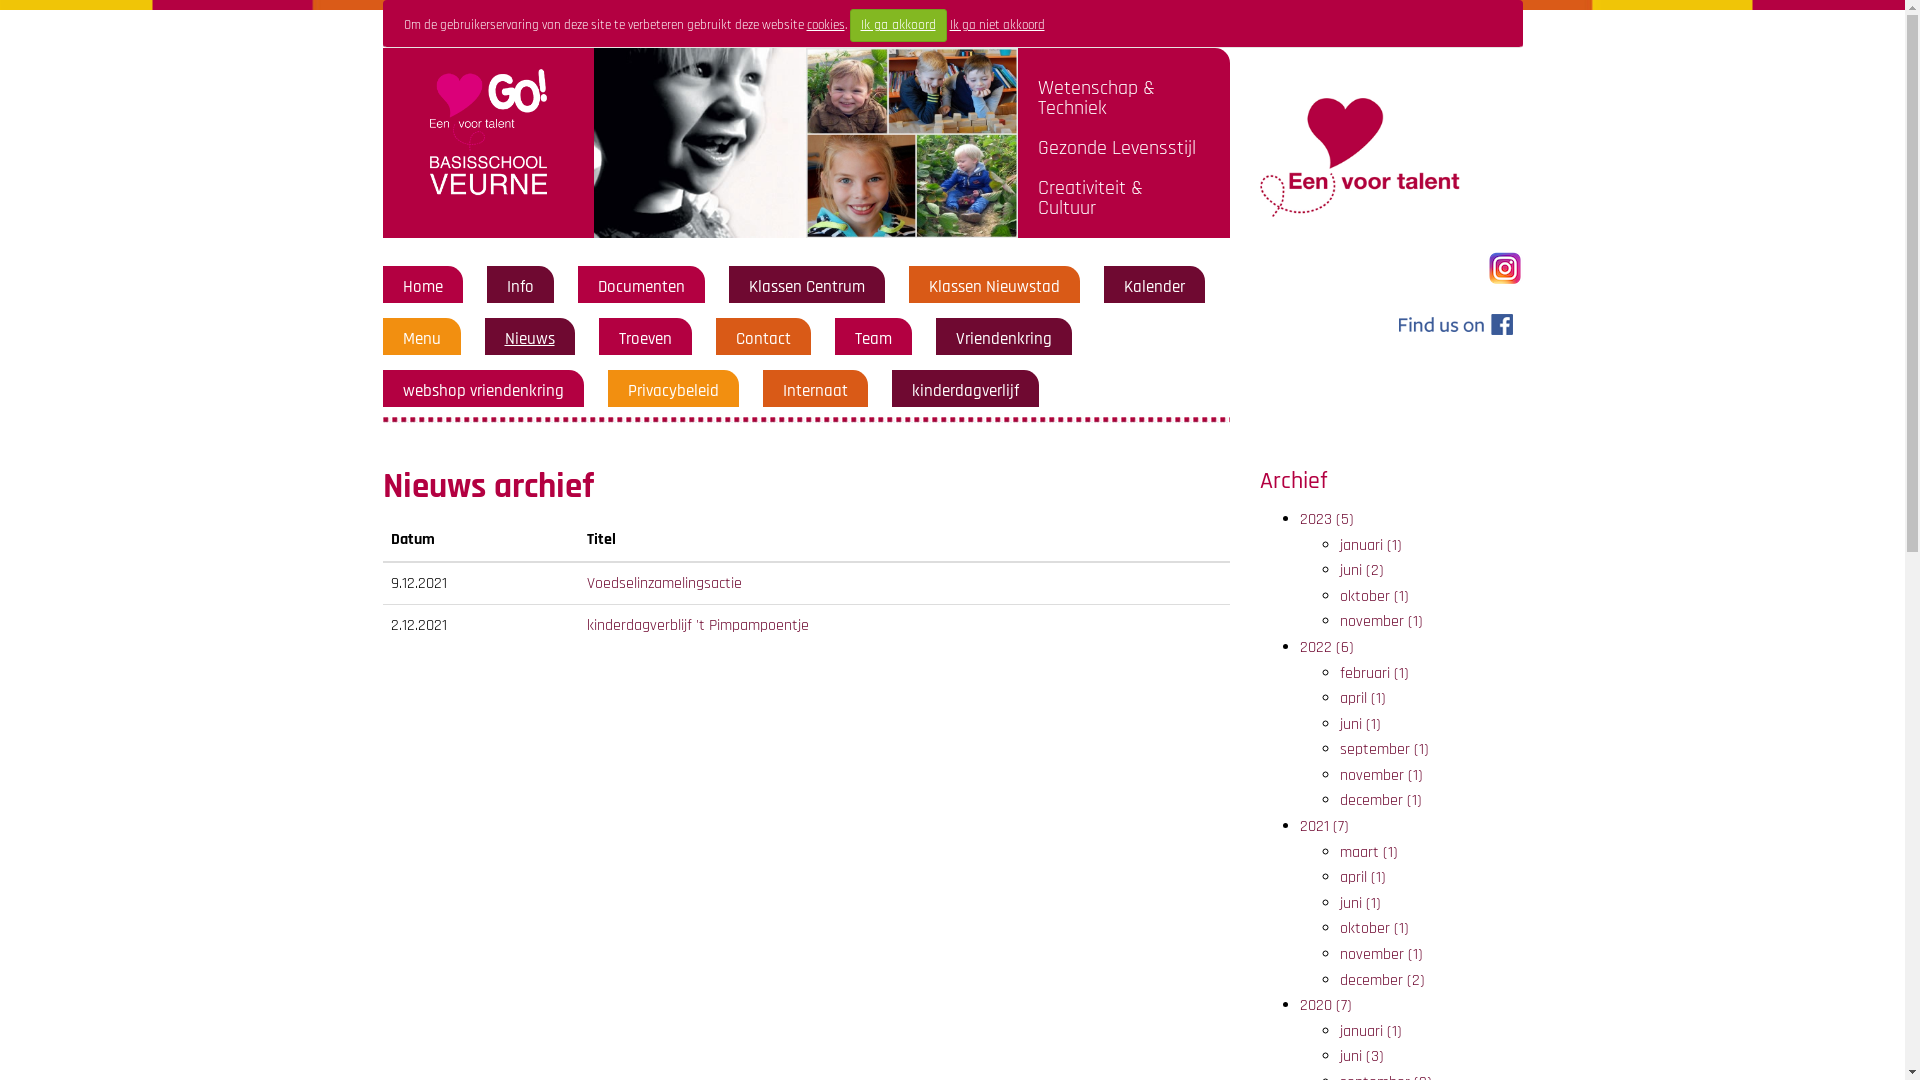  I want to click on 'december (1)', so click(1380, 799).